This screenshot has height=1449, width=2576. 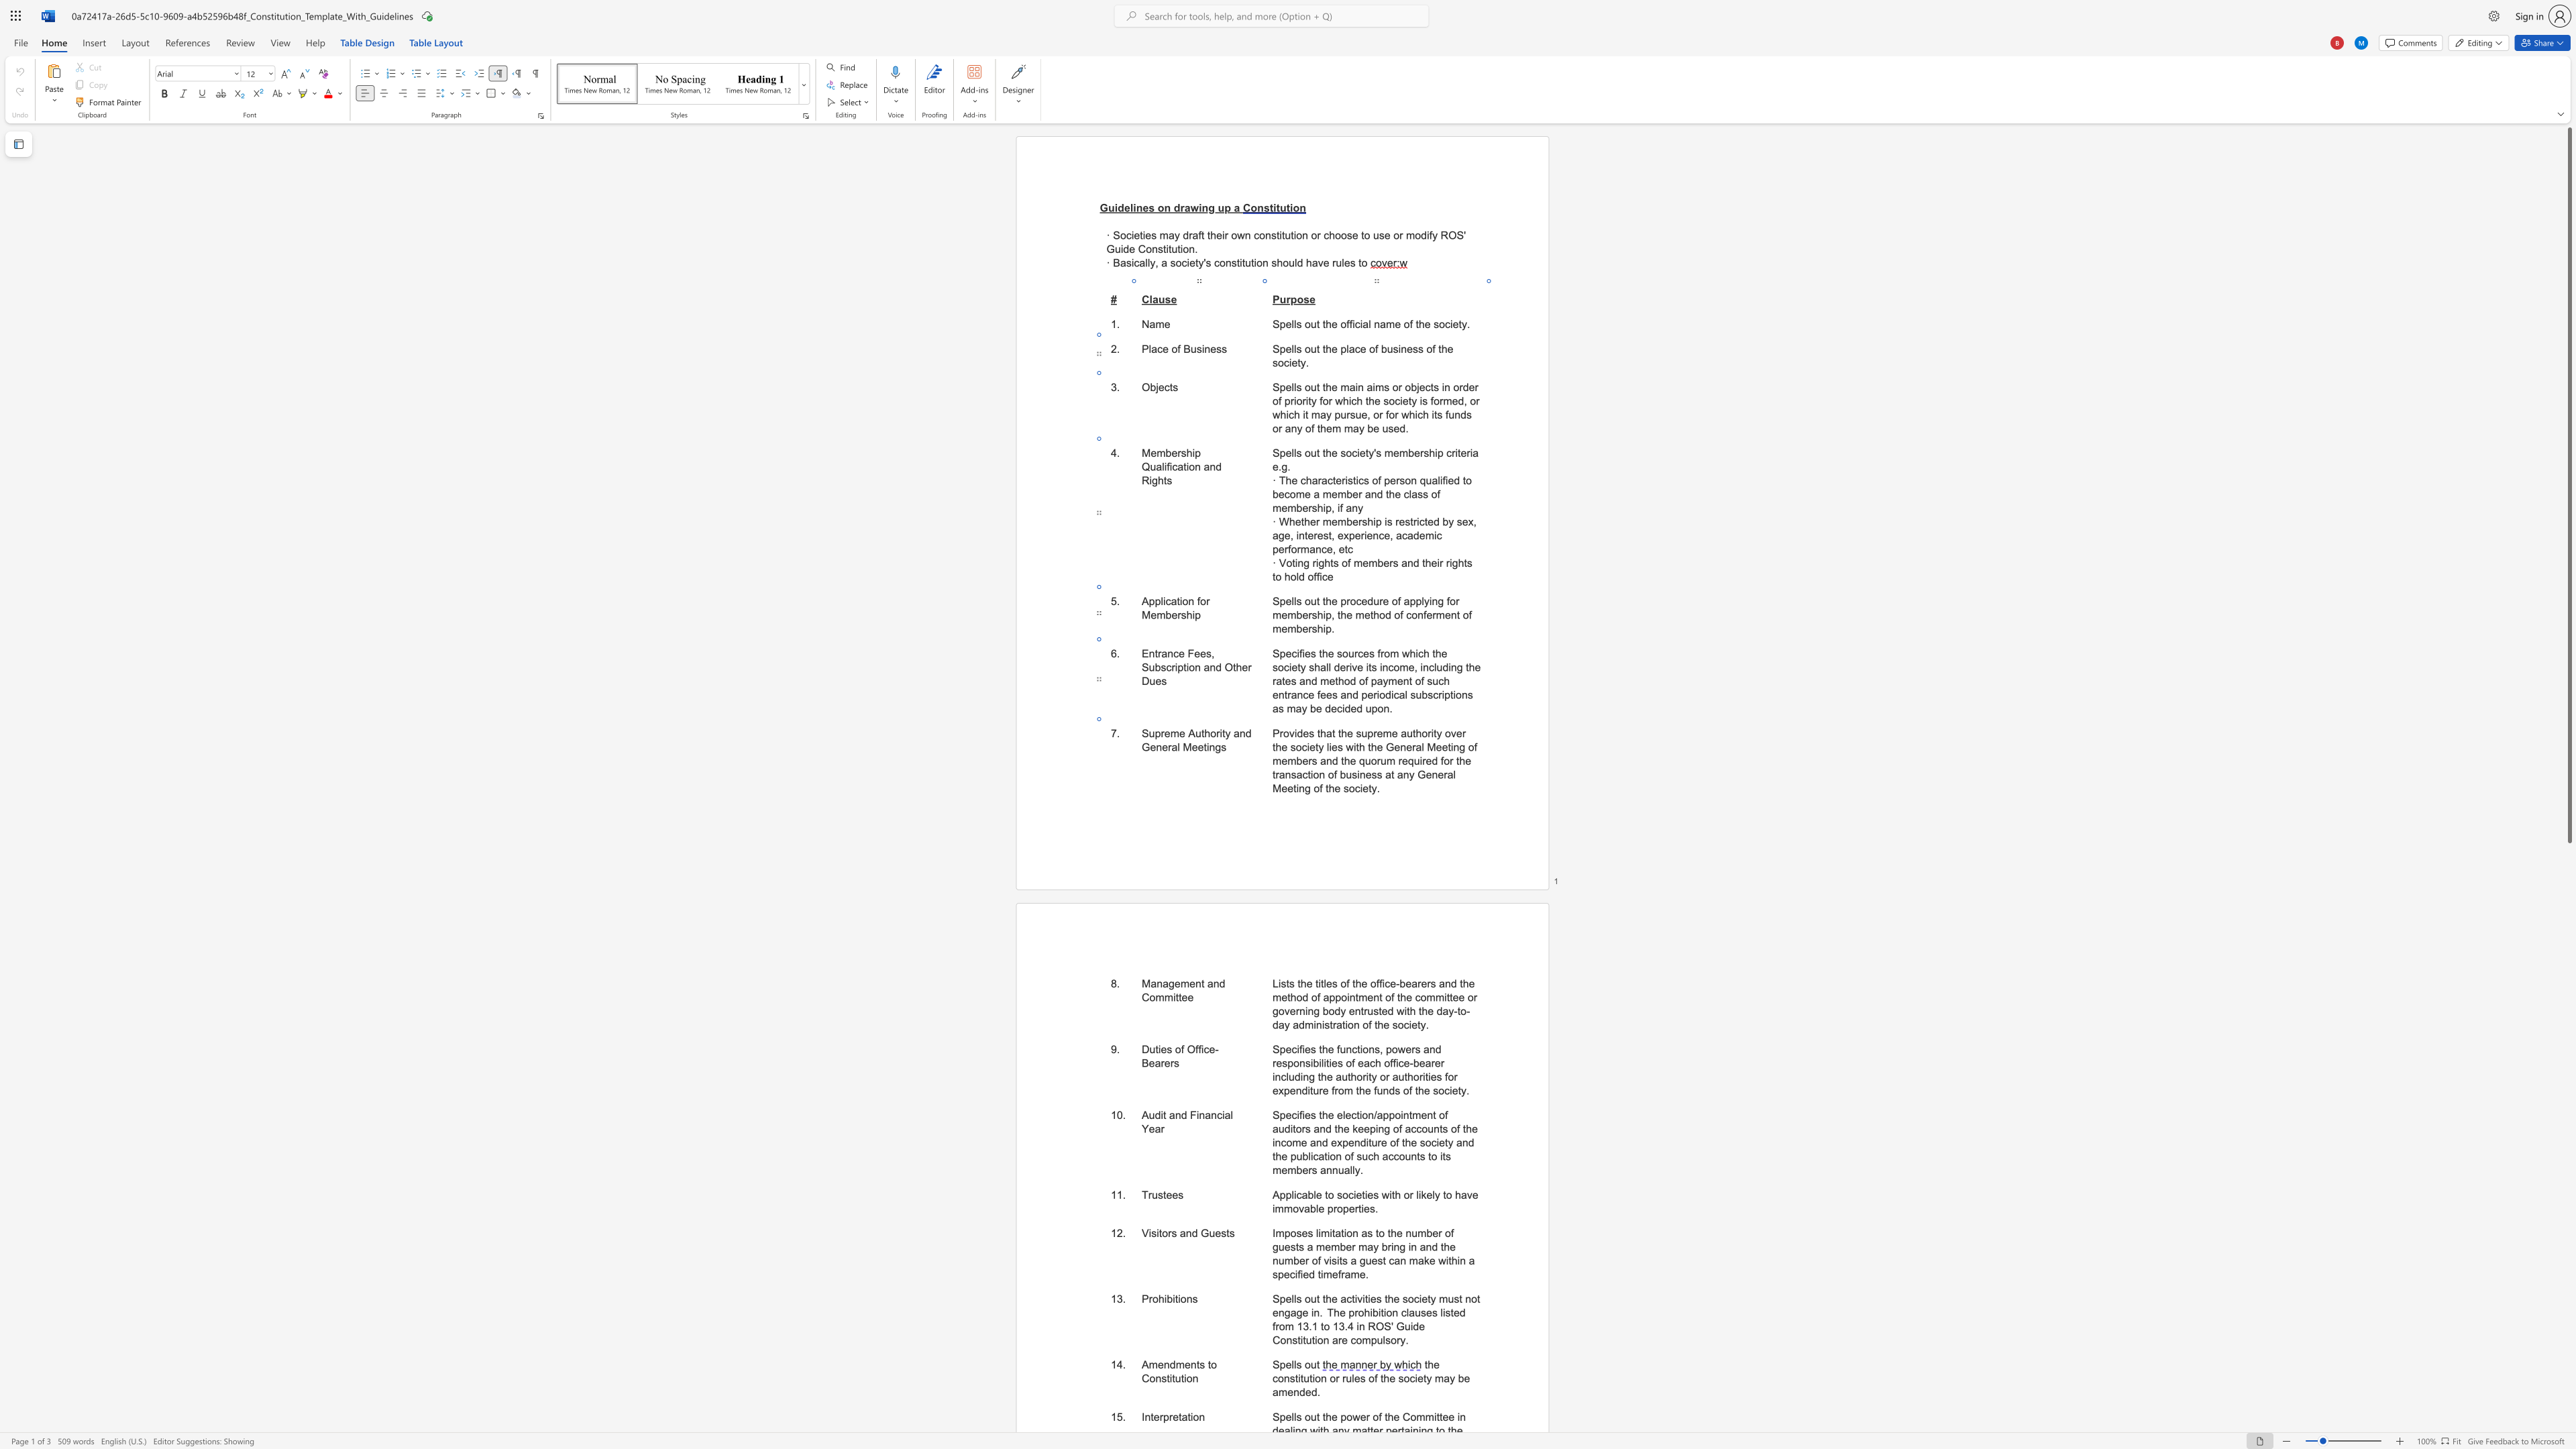 I want to click on the 2th character "g" in the text, so click(x=1299, y=1311).